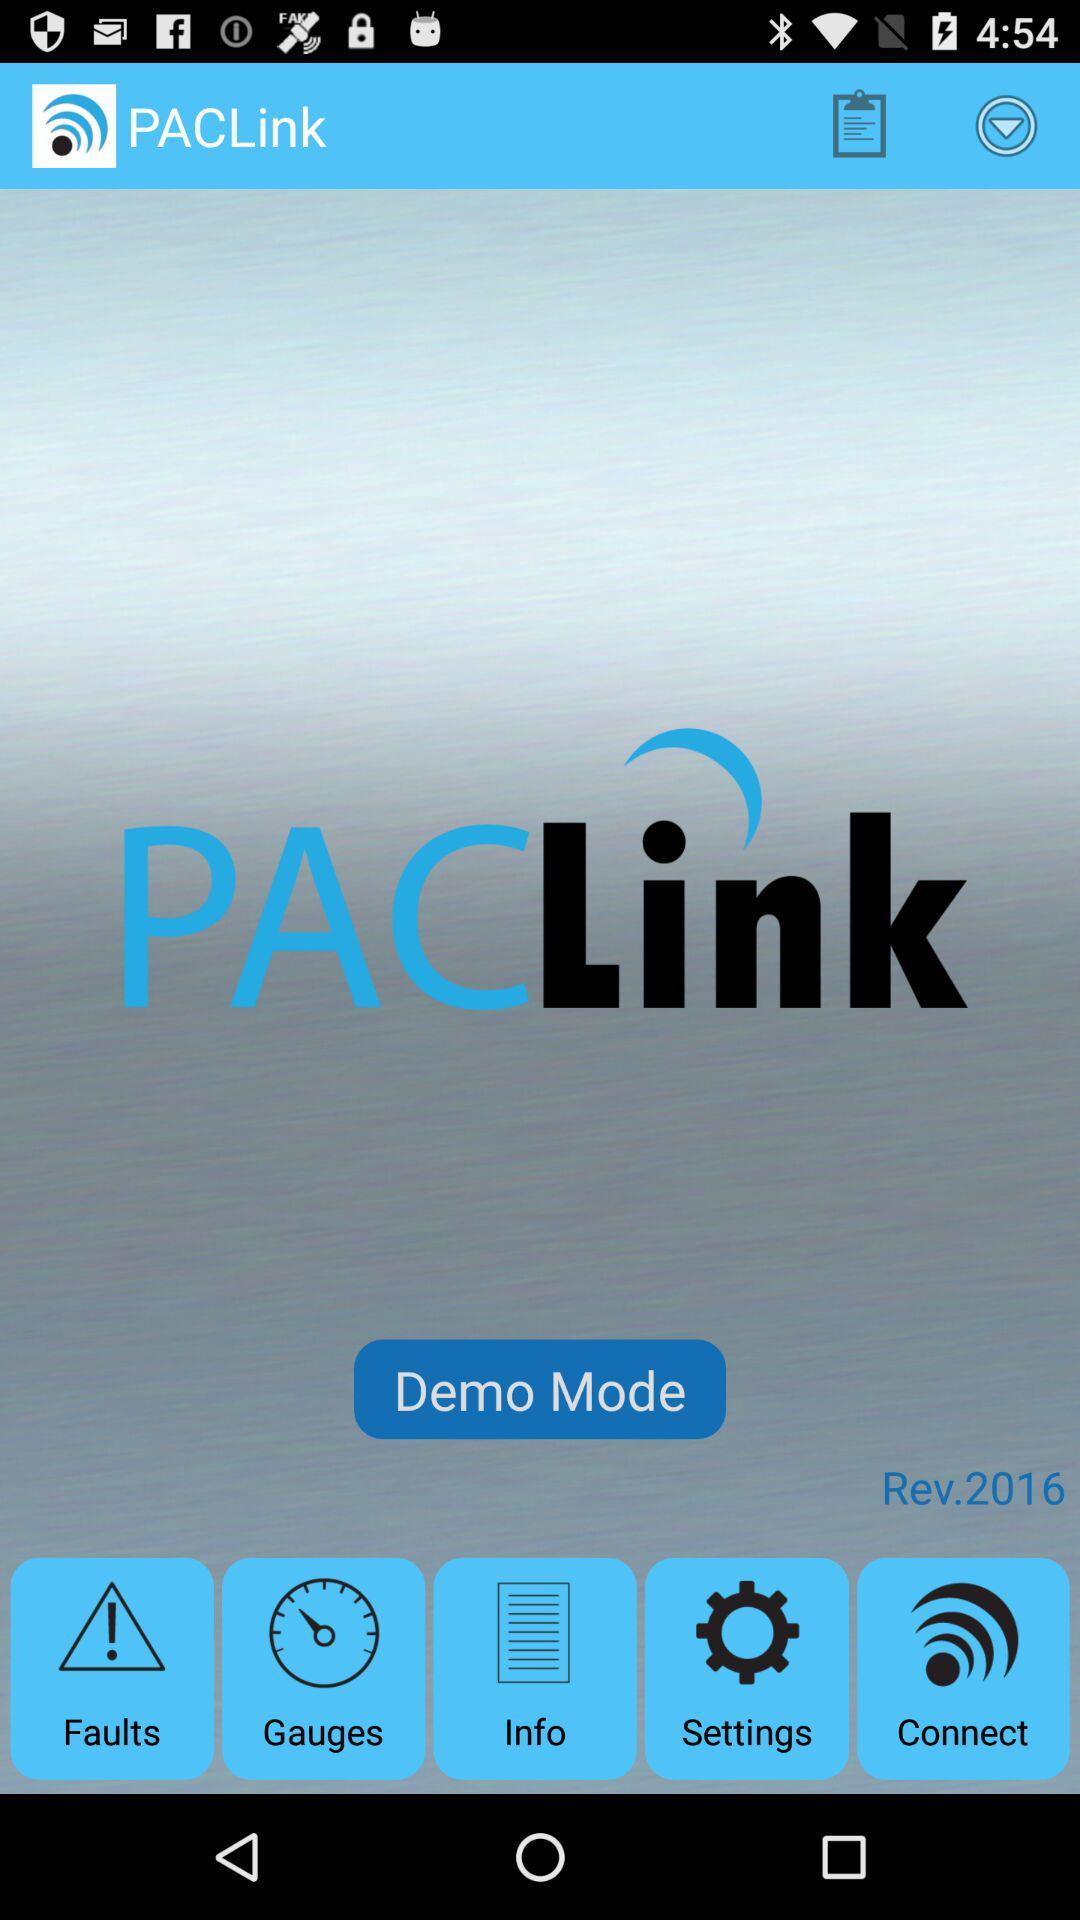  What do you see at coordinates (534, 1668) in the screenshot?
I see `icon below demo mode` at bounding box center [534, 1668].